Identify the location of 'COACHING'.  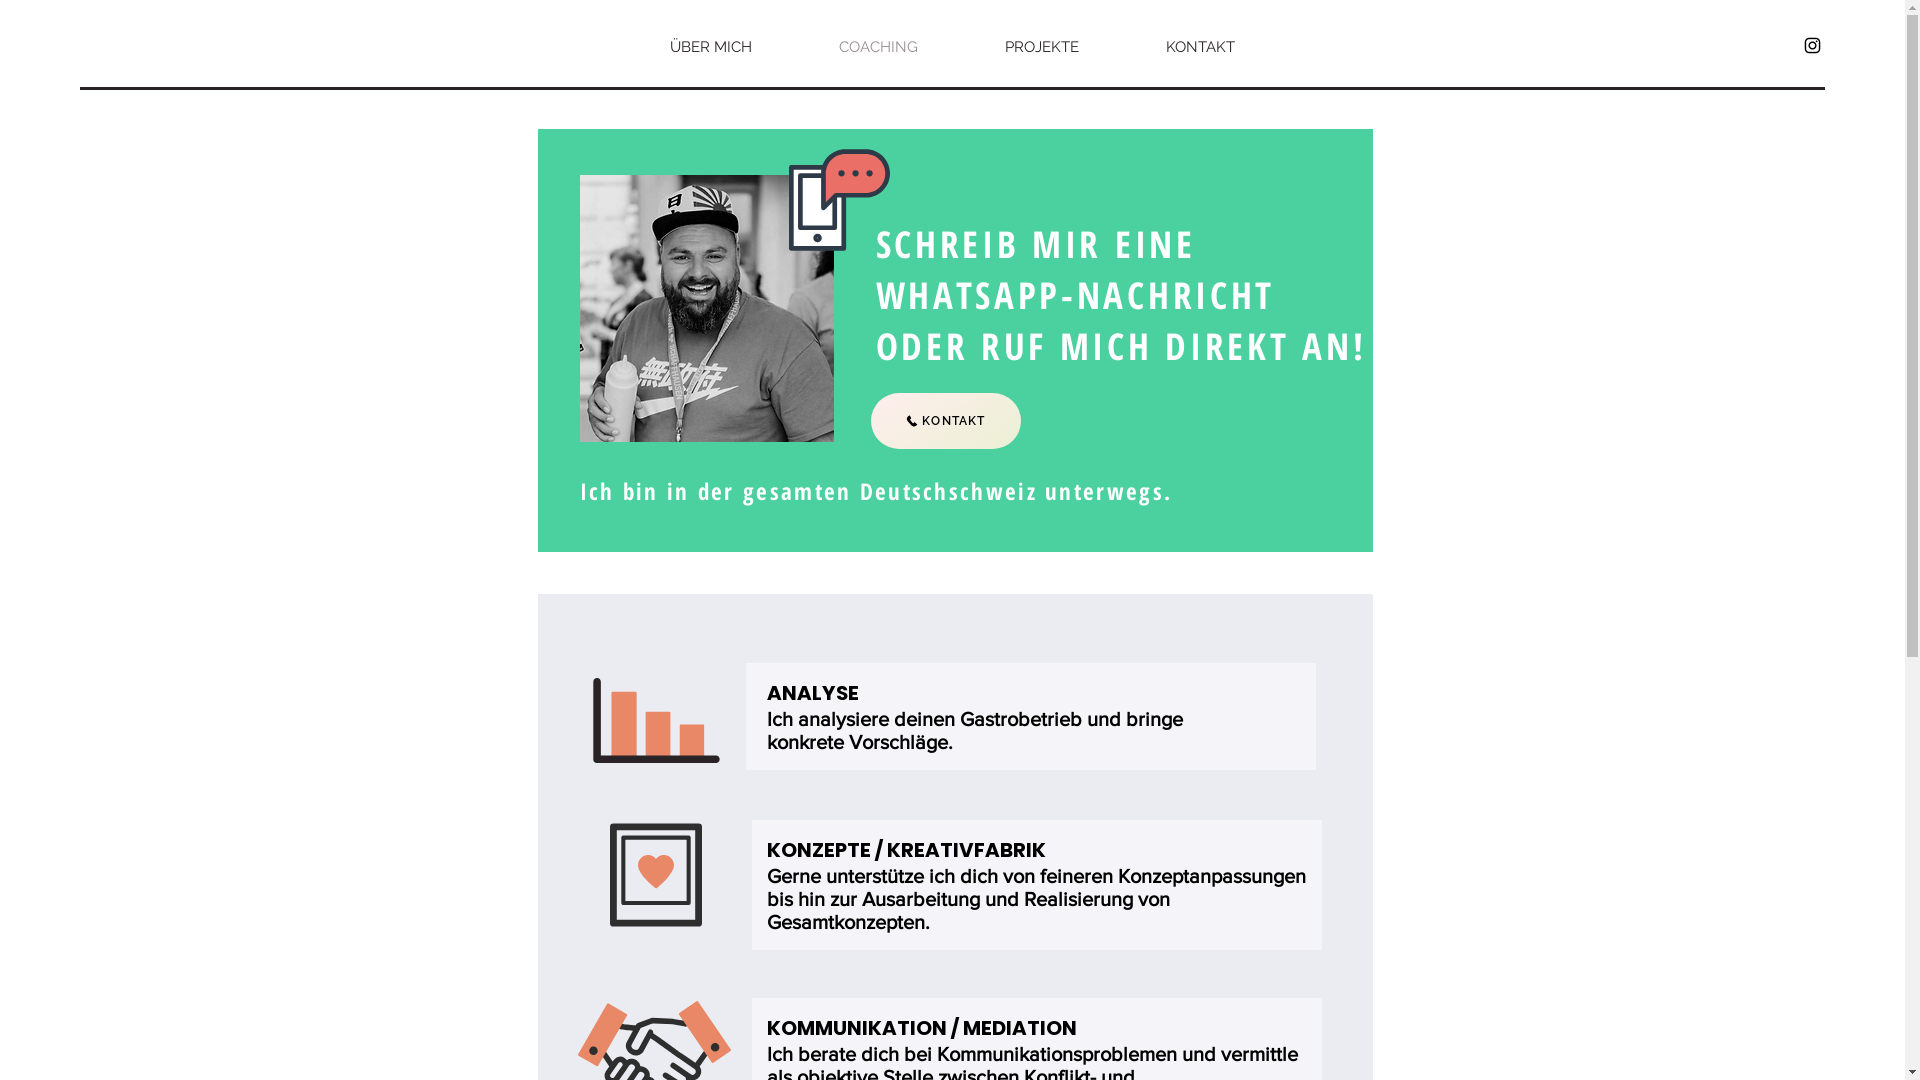
(878, 46).